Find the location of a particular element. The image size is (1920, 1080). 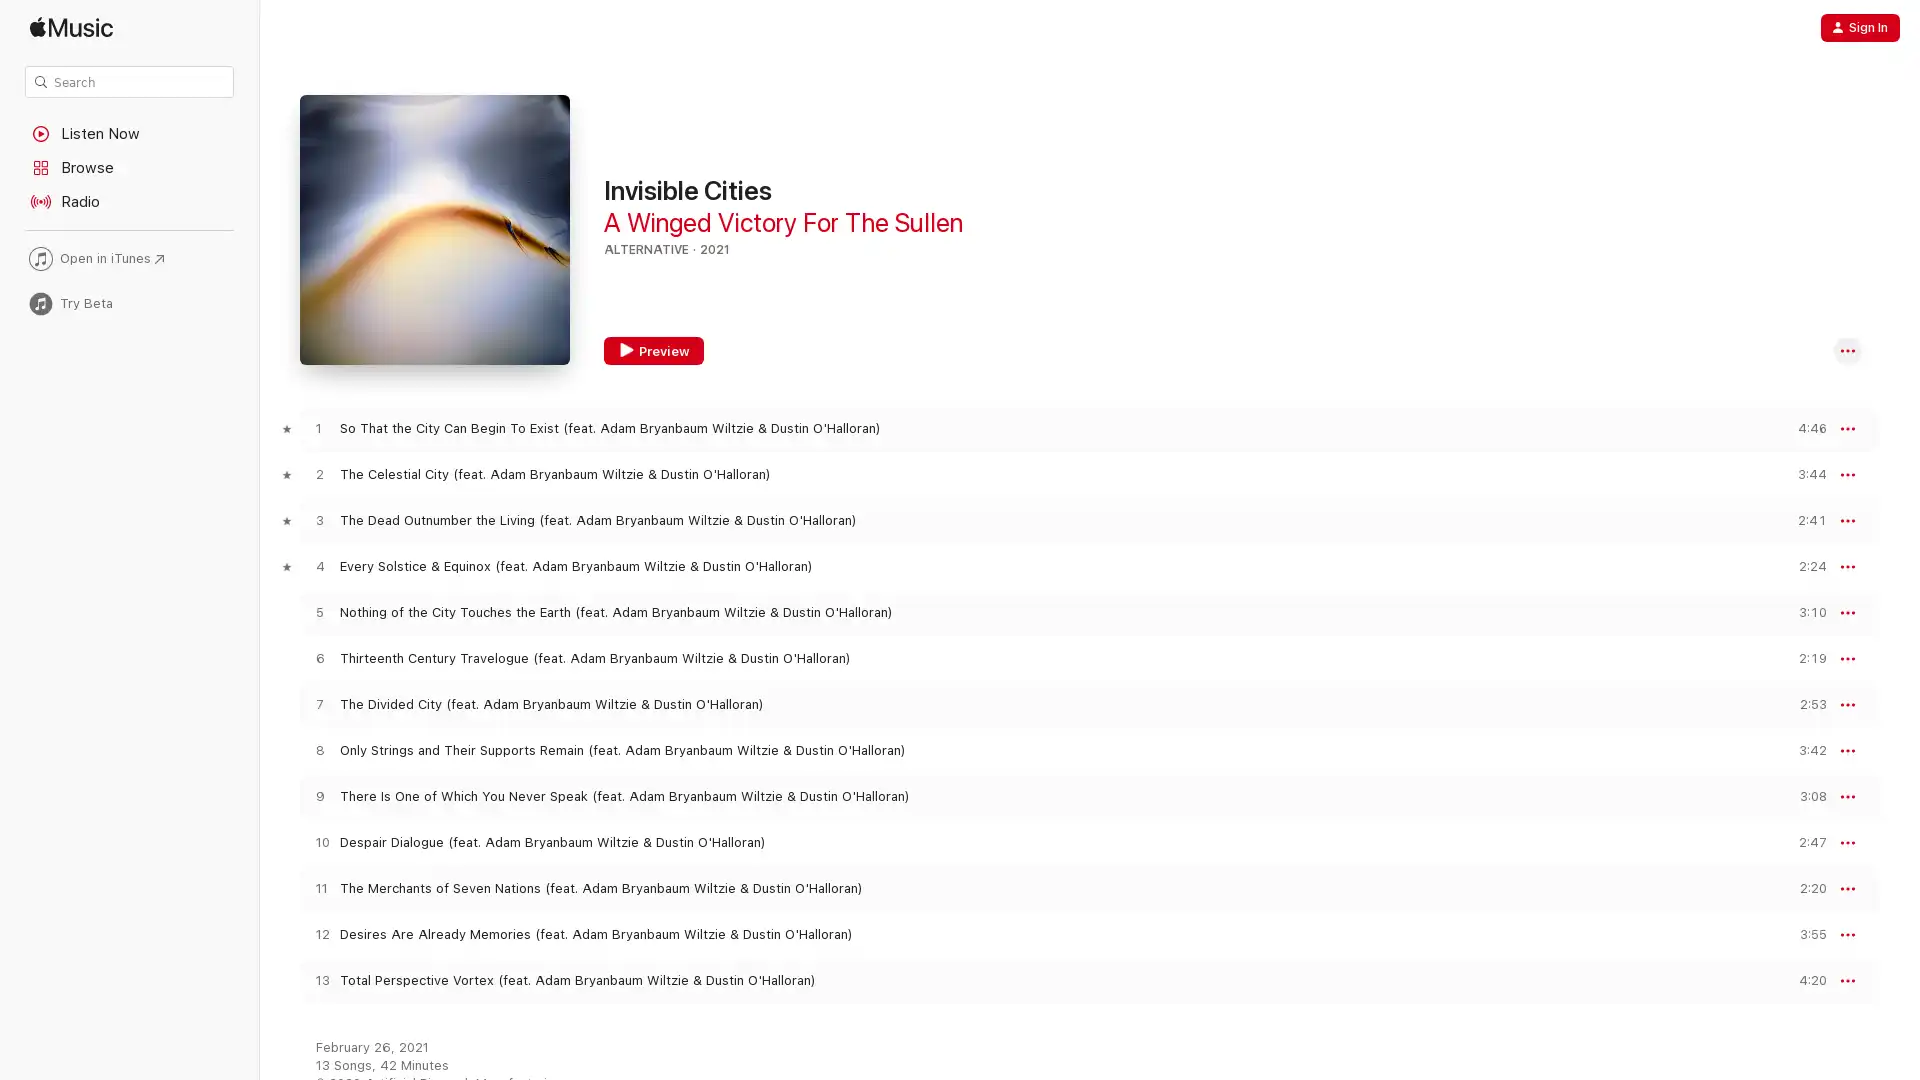

More is located at coordinates (1847, 474).